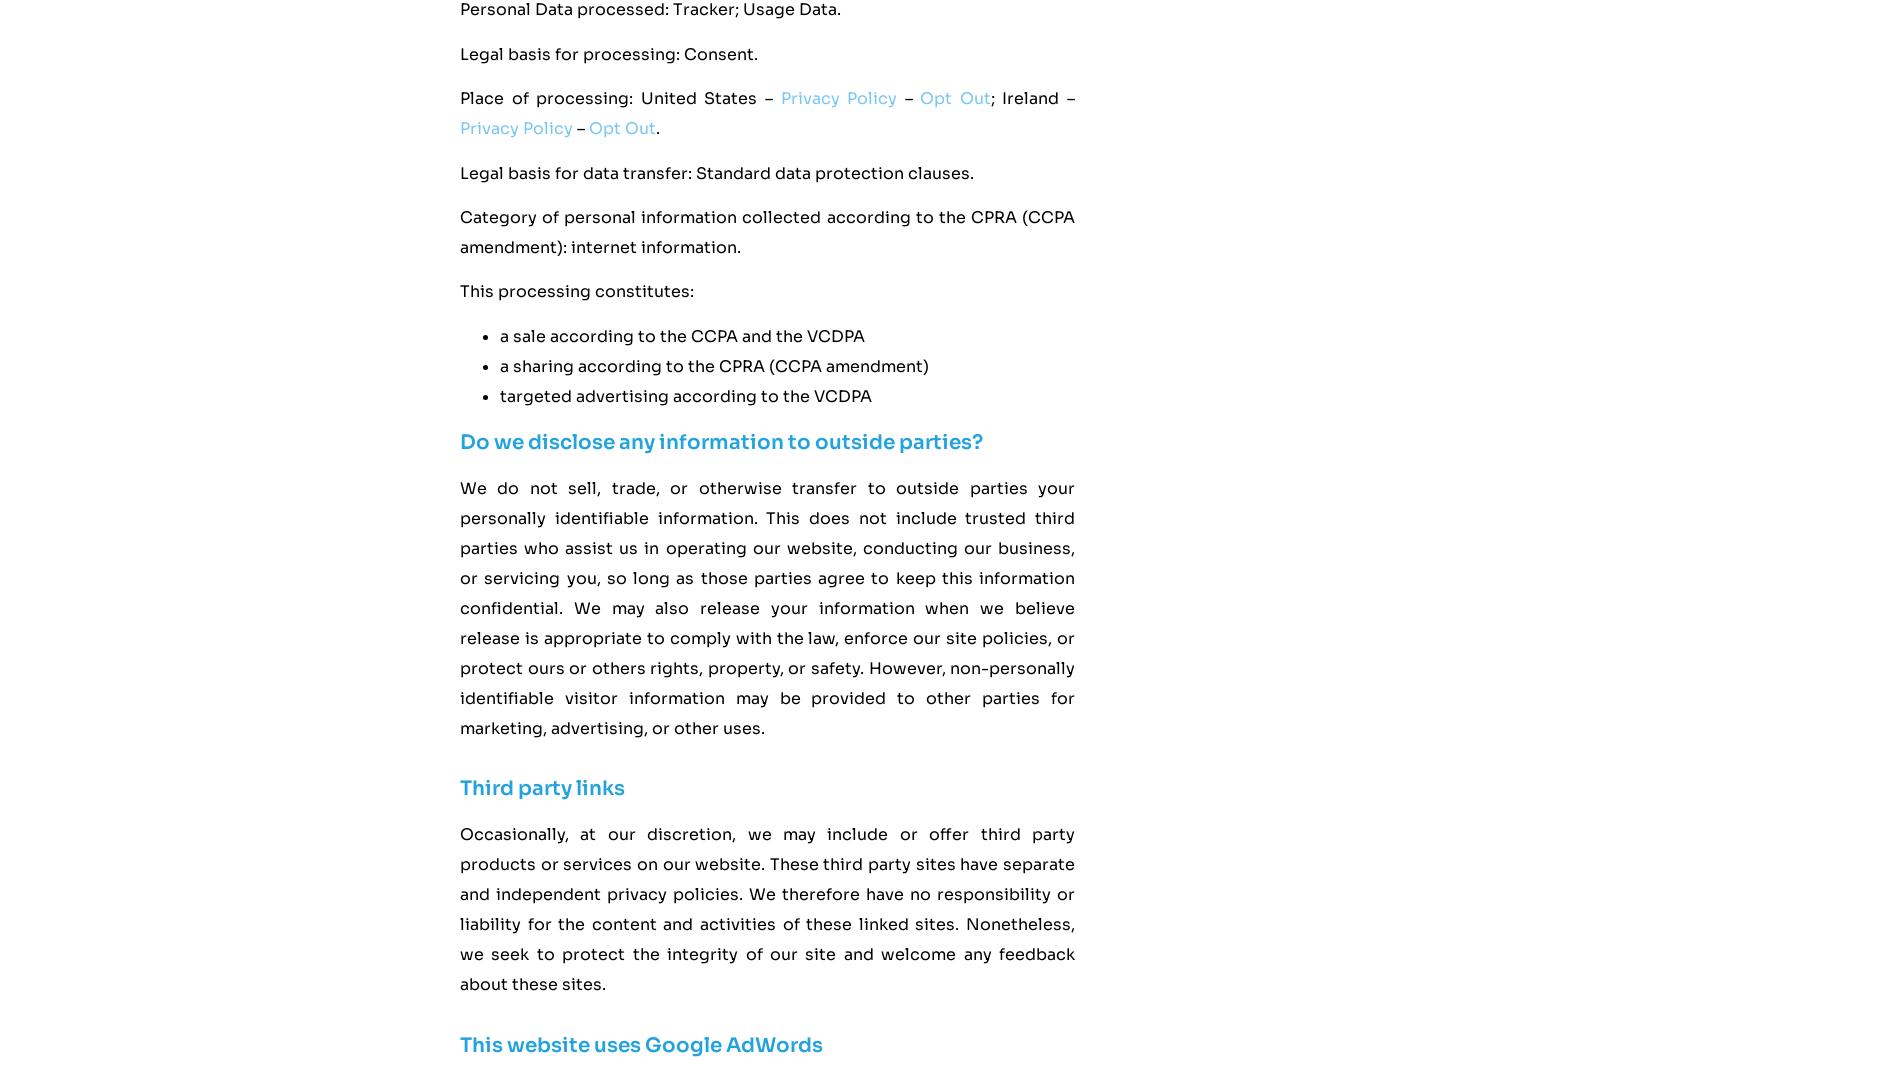 This screenshot has width=1900, height=1068. What do you see at coordinates (682, 334) in the screenshot?
I see `'a sale according to the CCPA and the VCDPA'` at bounding box center [682, 334].